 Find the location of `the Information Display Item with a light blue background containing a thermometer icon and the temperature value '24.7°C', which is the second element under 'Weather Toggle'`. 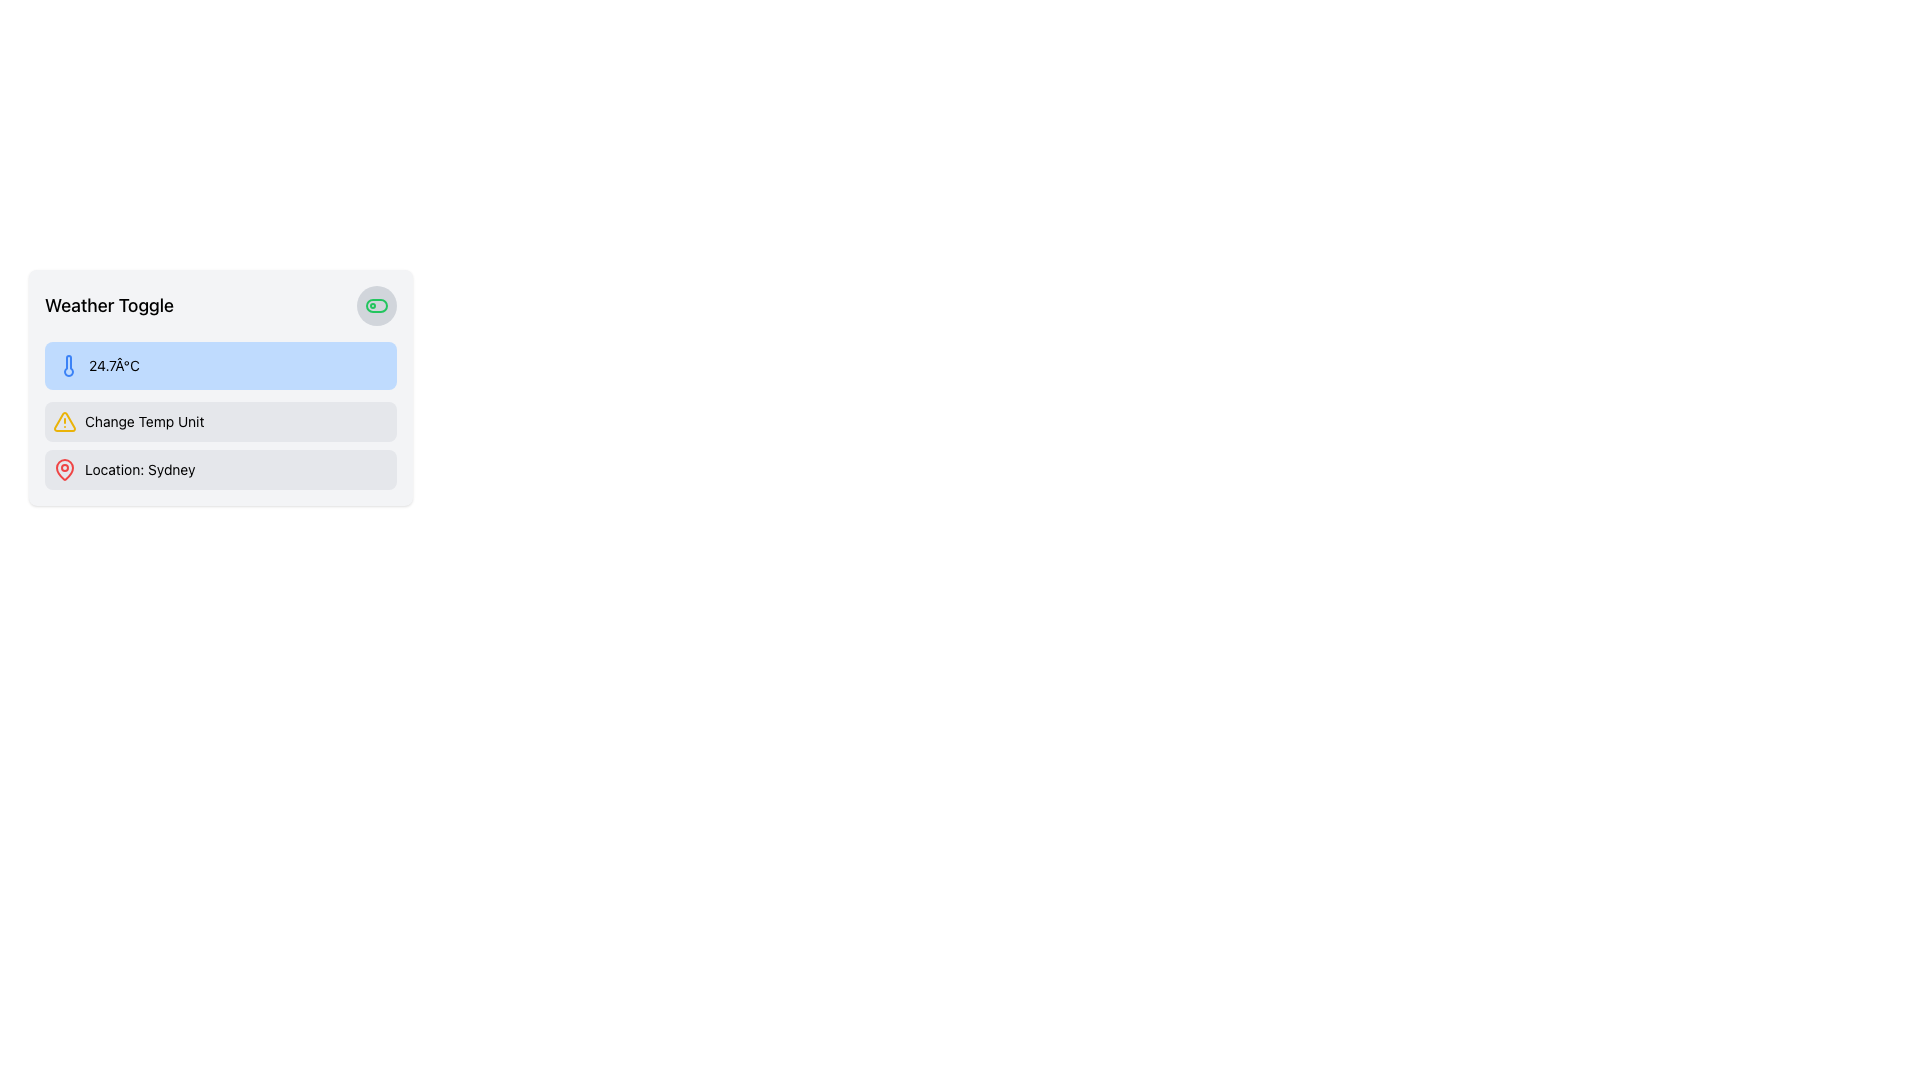

the Information Display Item with a light blue background containing a thermometer icon and the temperature value '24.7°C', which is the second element under 'Weather Toggle' is located at coordinates (220, 388).